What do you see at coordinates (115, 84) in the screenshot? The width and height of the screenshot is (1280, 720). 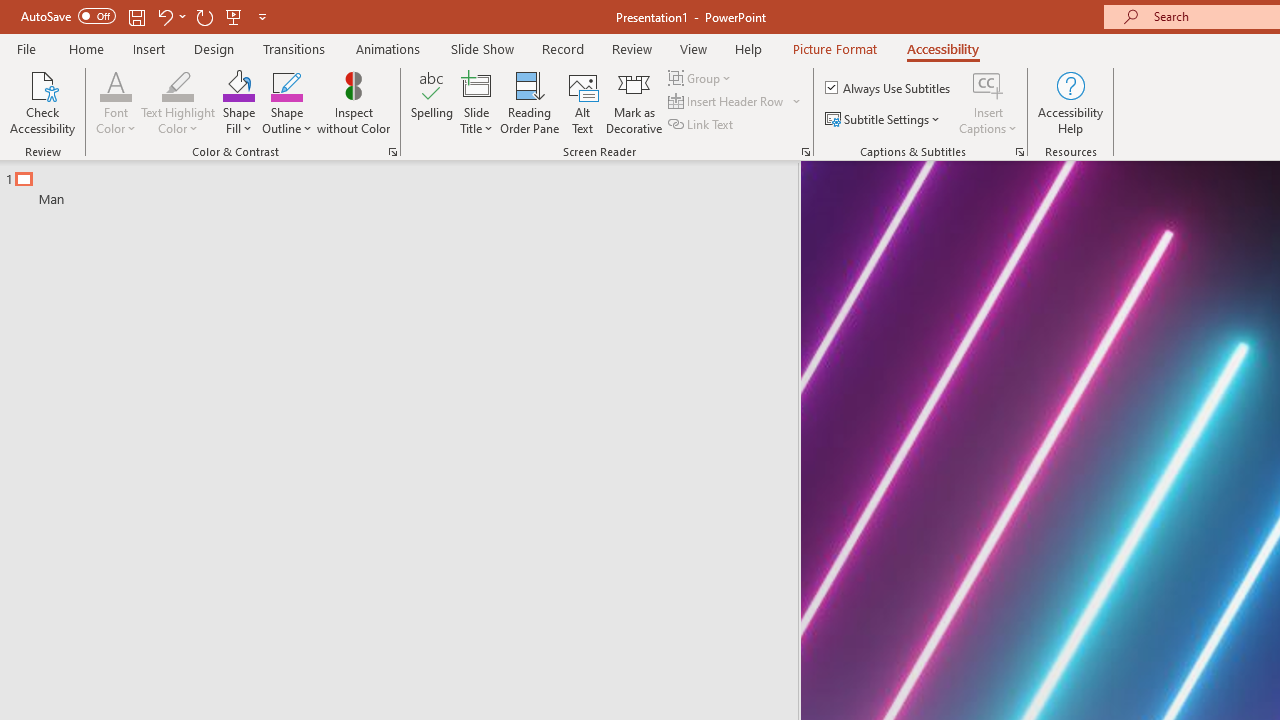 I see `'Font Color'` at bounding box center [115, 84].